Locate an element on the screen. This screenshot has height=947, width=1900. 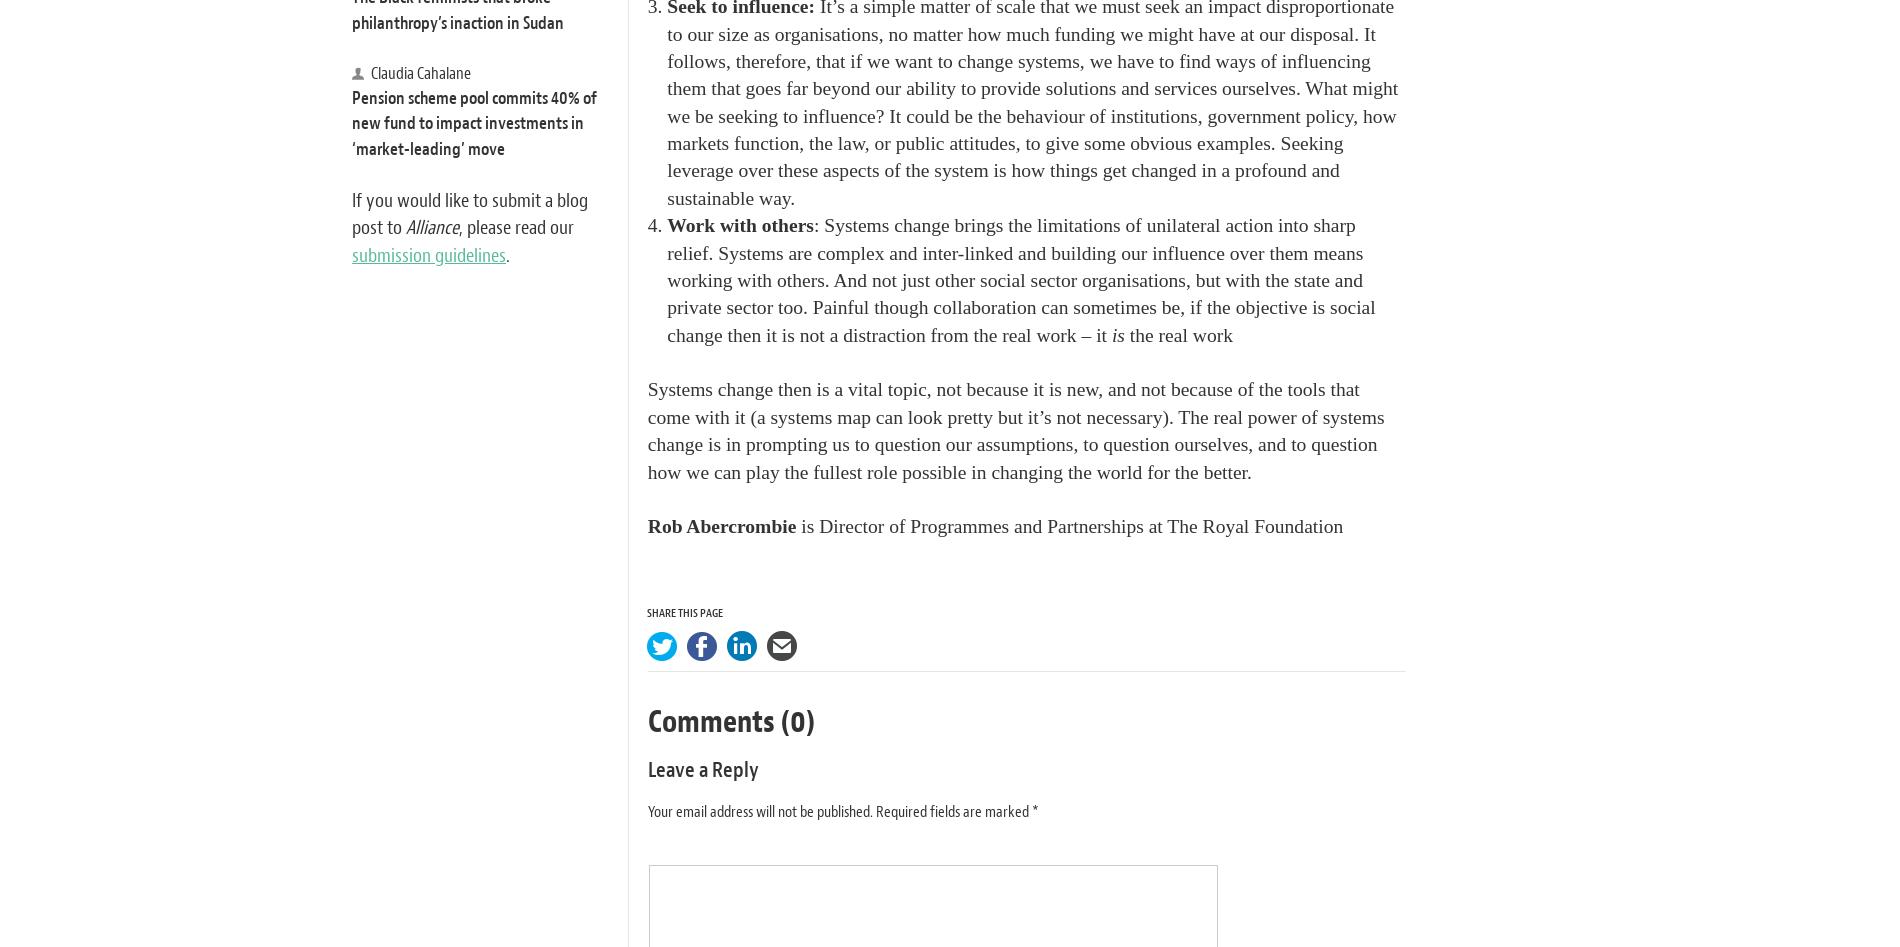
'Alliance' is located at coordinates (431, 227).